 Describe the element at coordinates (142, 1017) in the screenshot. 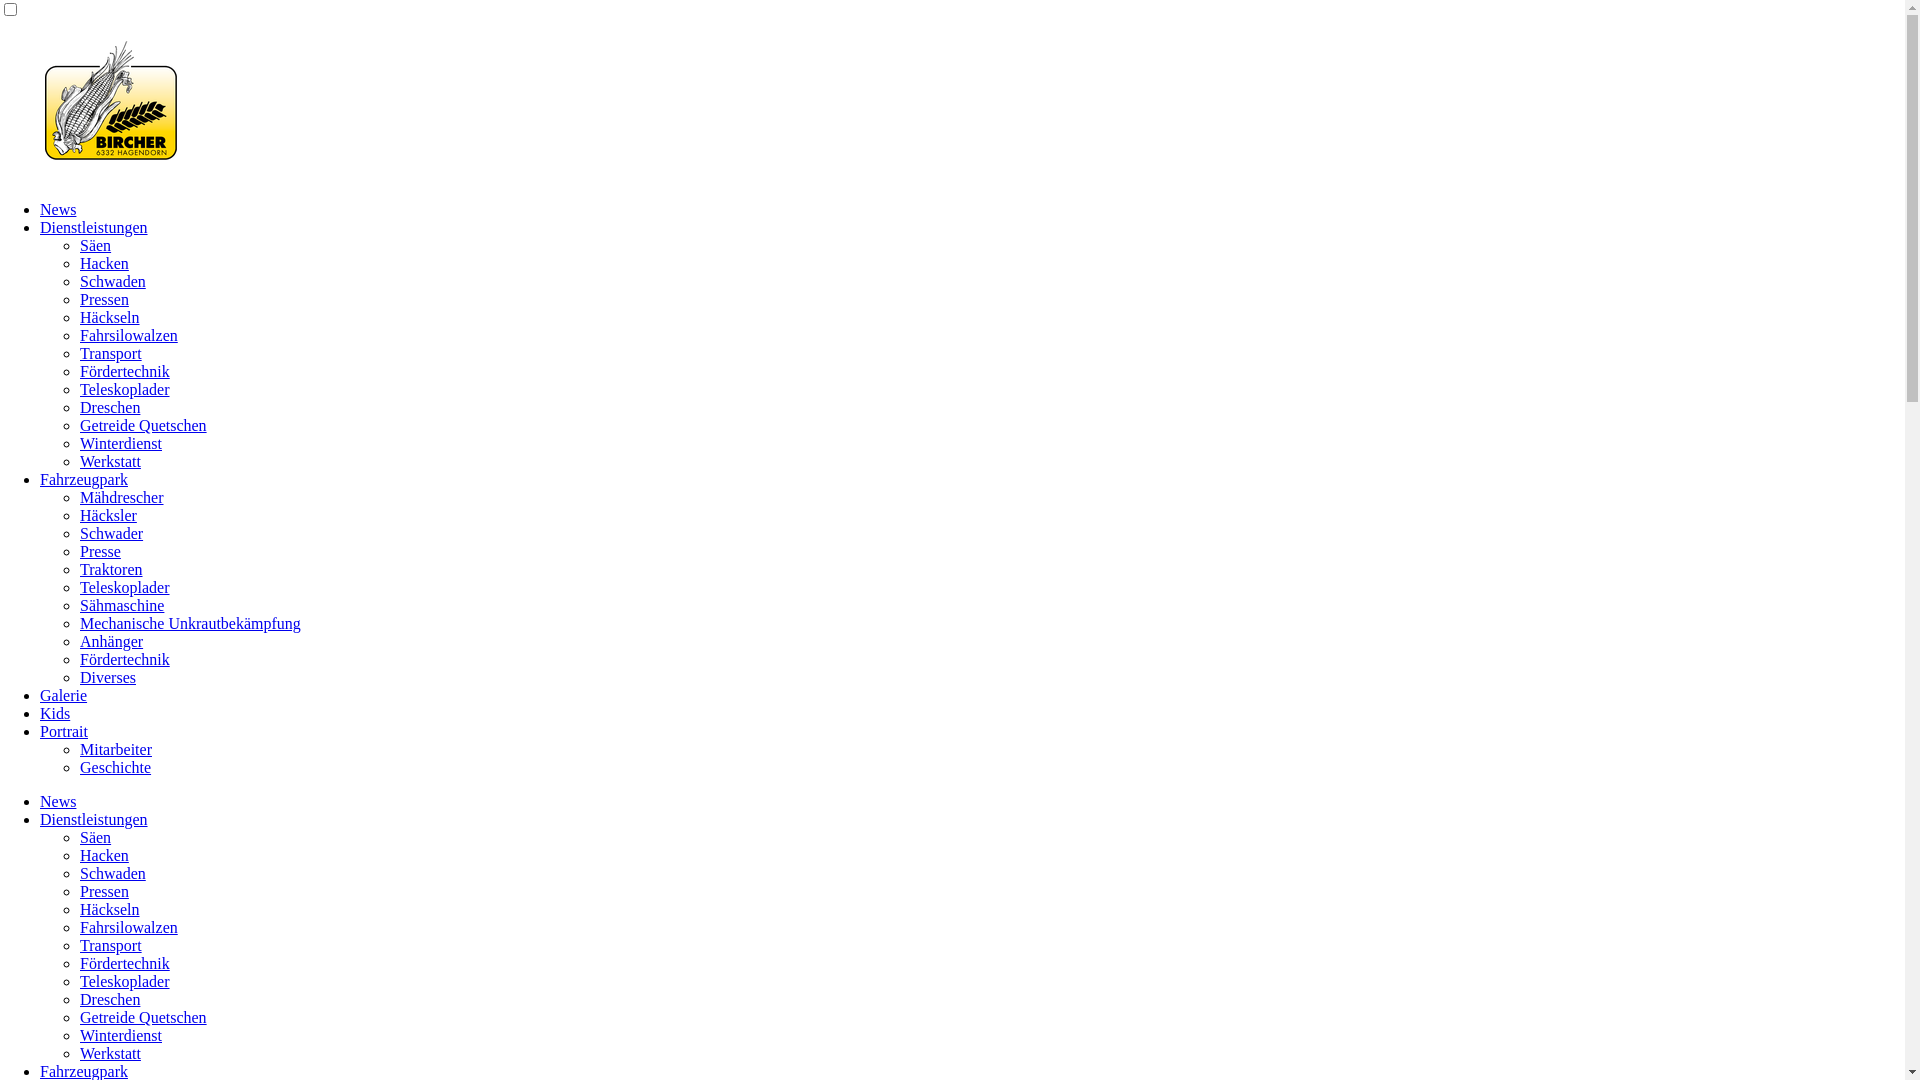

I see `'Getreide Quetschen'` at that location.